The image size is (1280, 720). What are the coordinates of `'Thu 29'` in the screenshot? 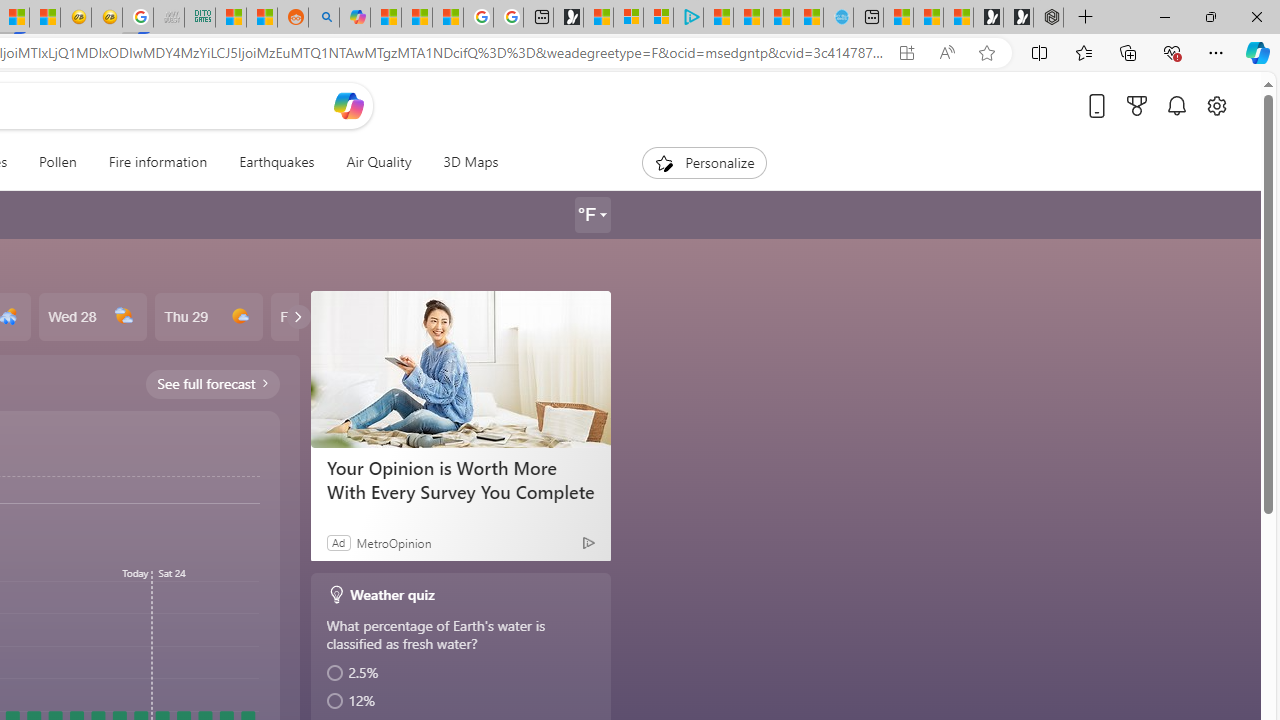 It's located at (208, 316).